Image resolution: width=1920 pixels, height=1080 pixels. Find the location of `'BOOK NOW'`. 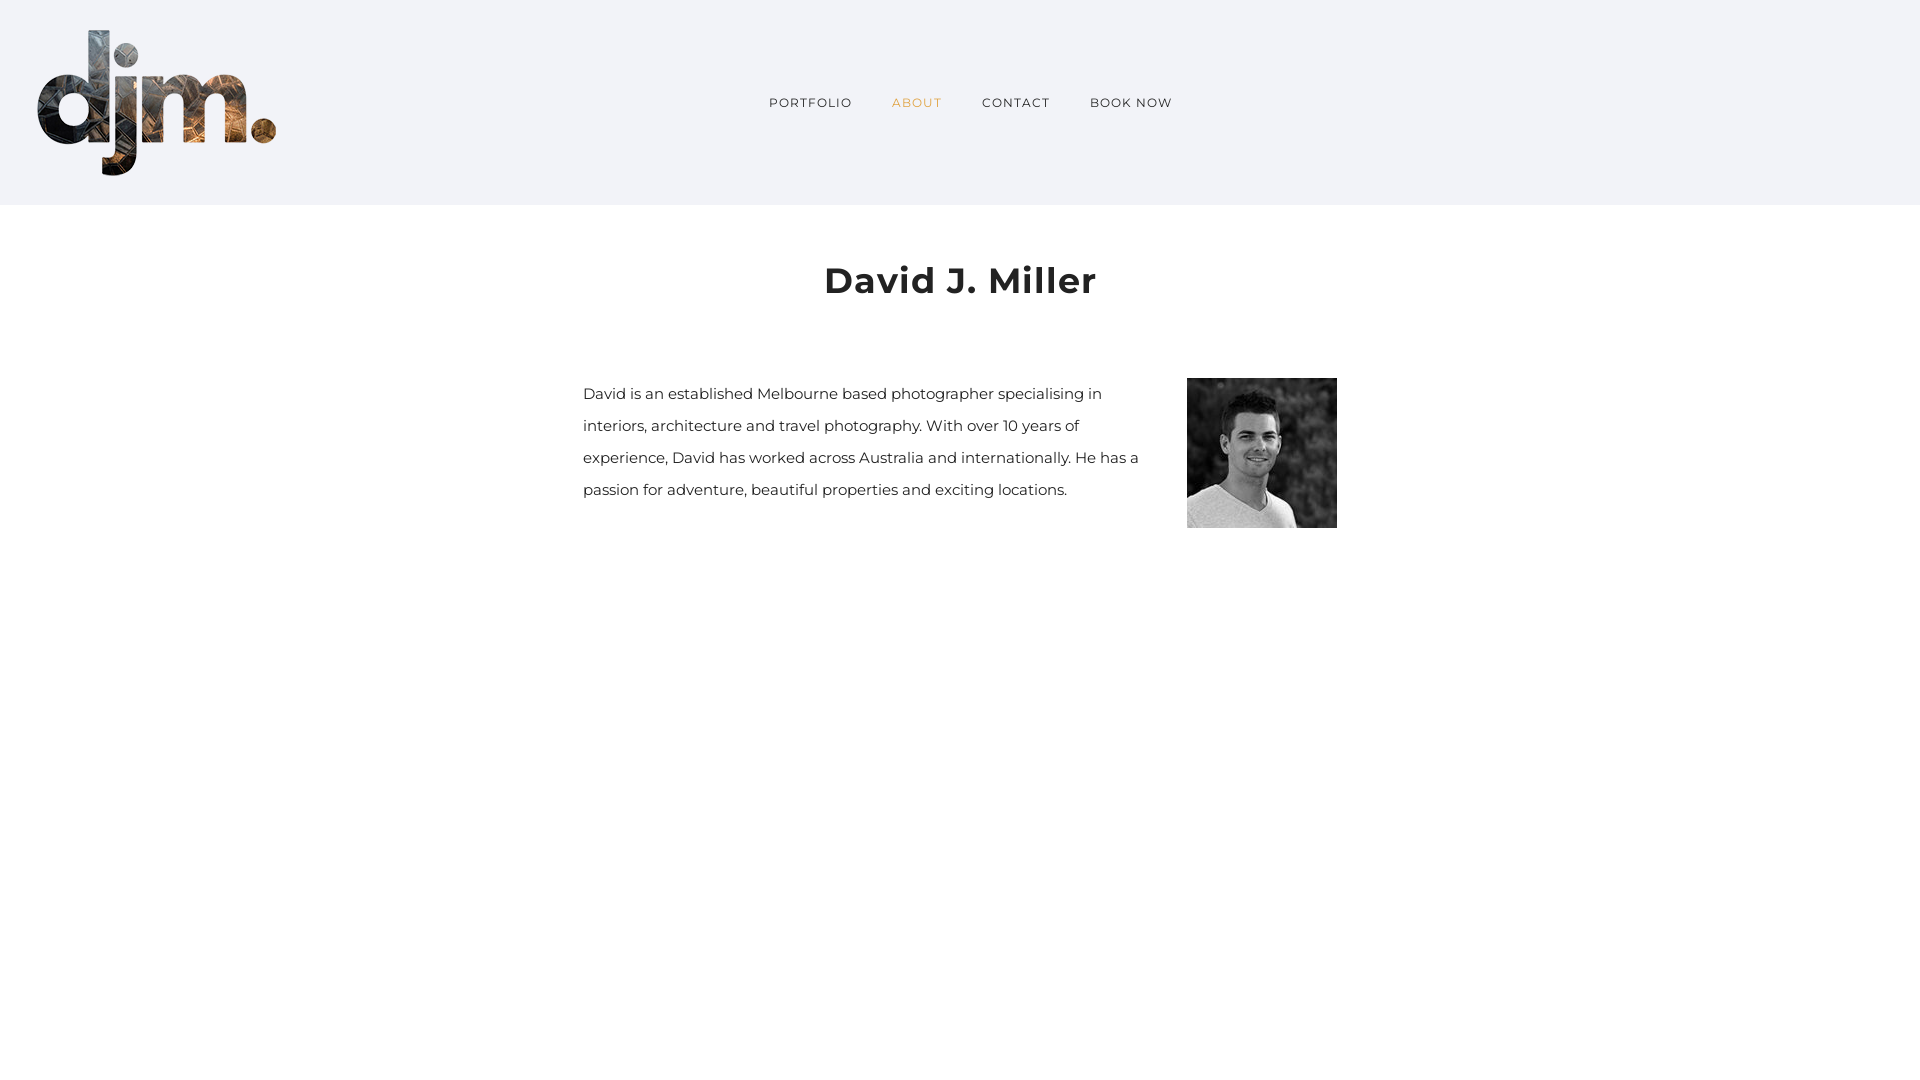

'BOOK NOW' is located at coordinates (1121, 102).